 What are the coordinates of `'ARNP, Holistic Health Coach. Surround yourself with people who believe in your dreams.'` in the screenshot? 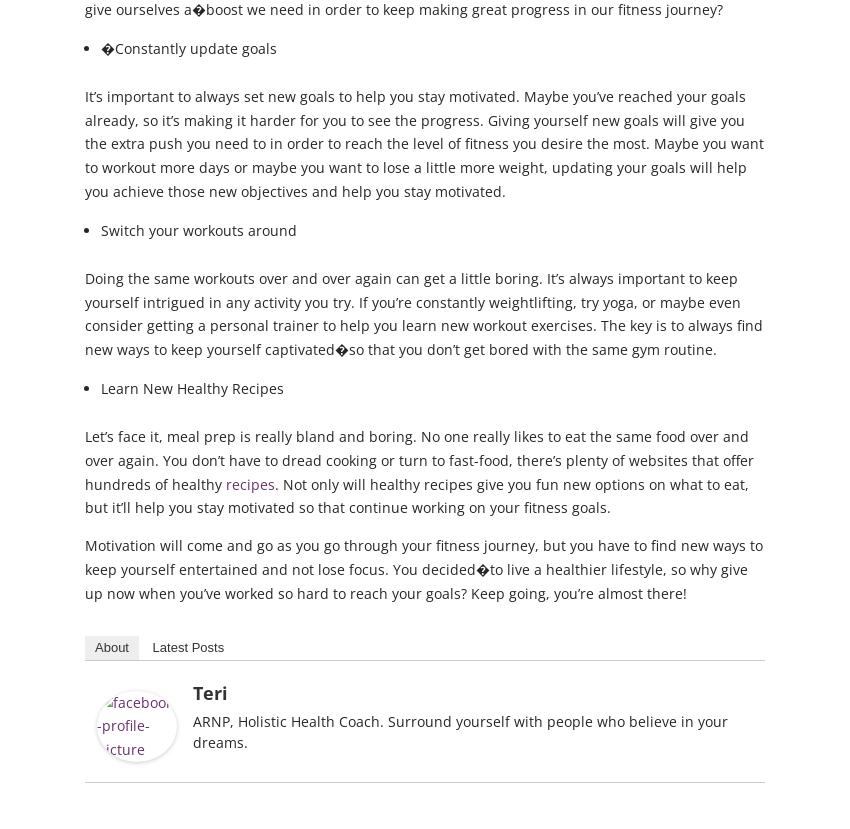 It's located at (459, 730).